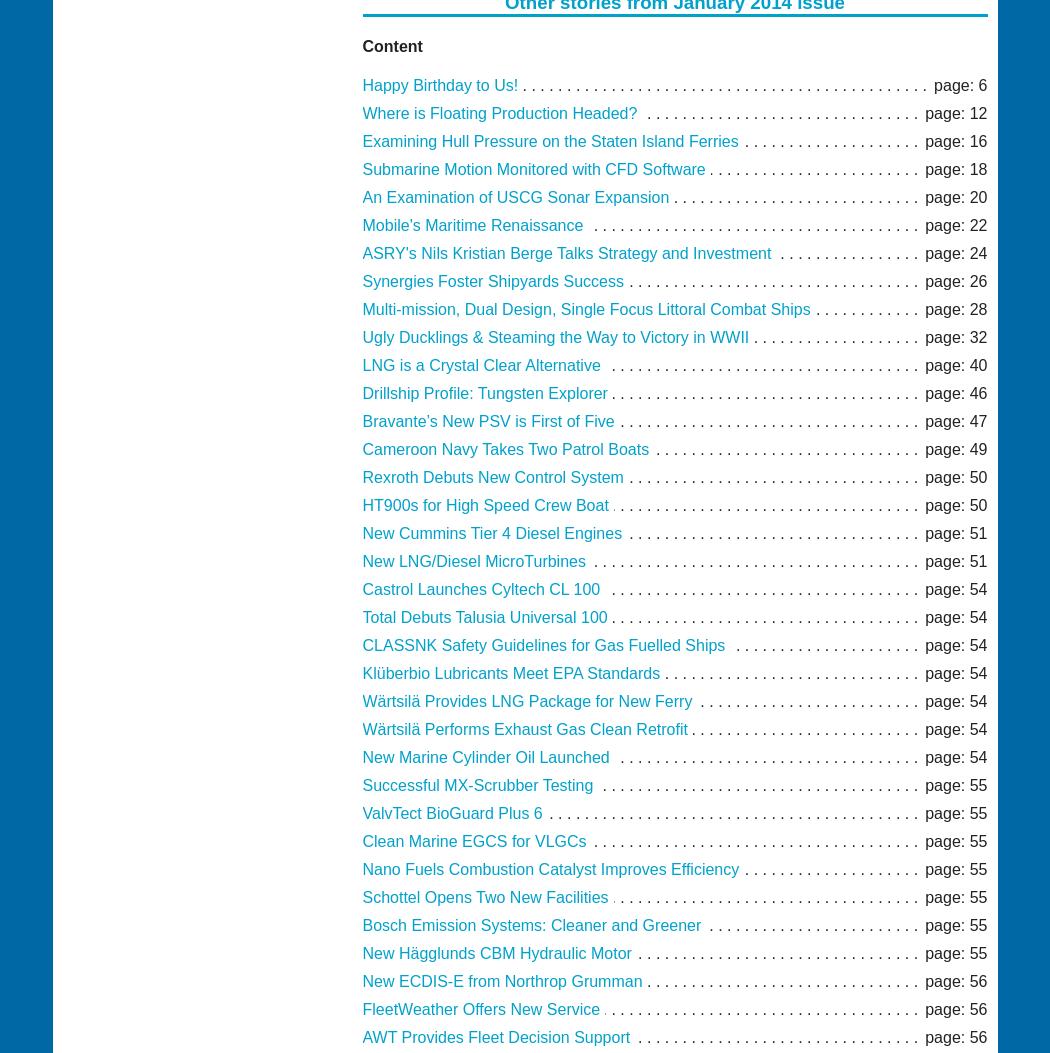 This screenshot has width=1050, height=1053. What do you see at coordinates (361, 421) in the screenshot?
I see `'Bravante’s New PSV is First of Five'` at bounding box center [361, 421].